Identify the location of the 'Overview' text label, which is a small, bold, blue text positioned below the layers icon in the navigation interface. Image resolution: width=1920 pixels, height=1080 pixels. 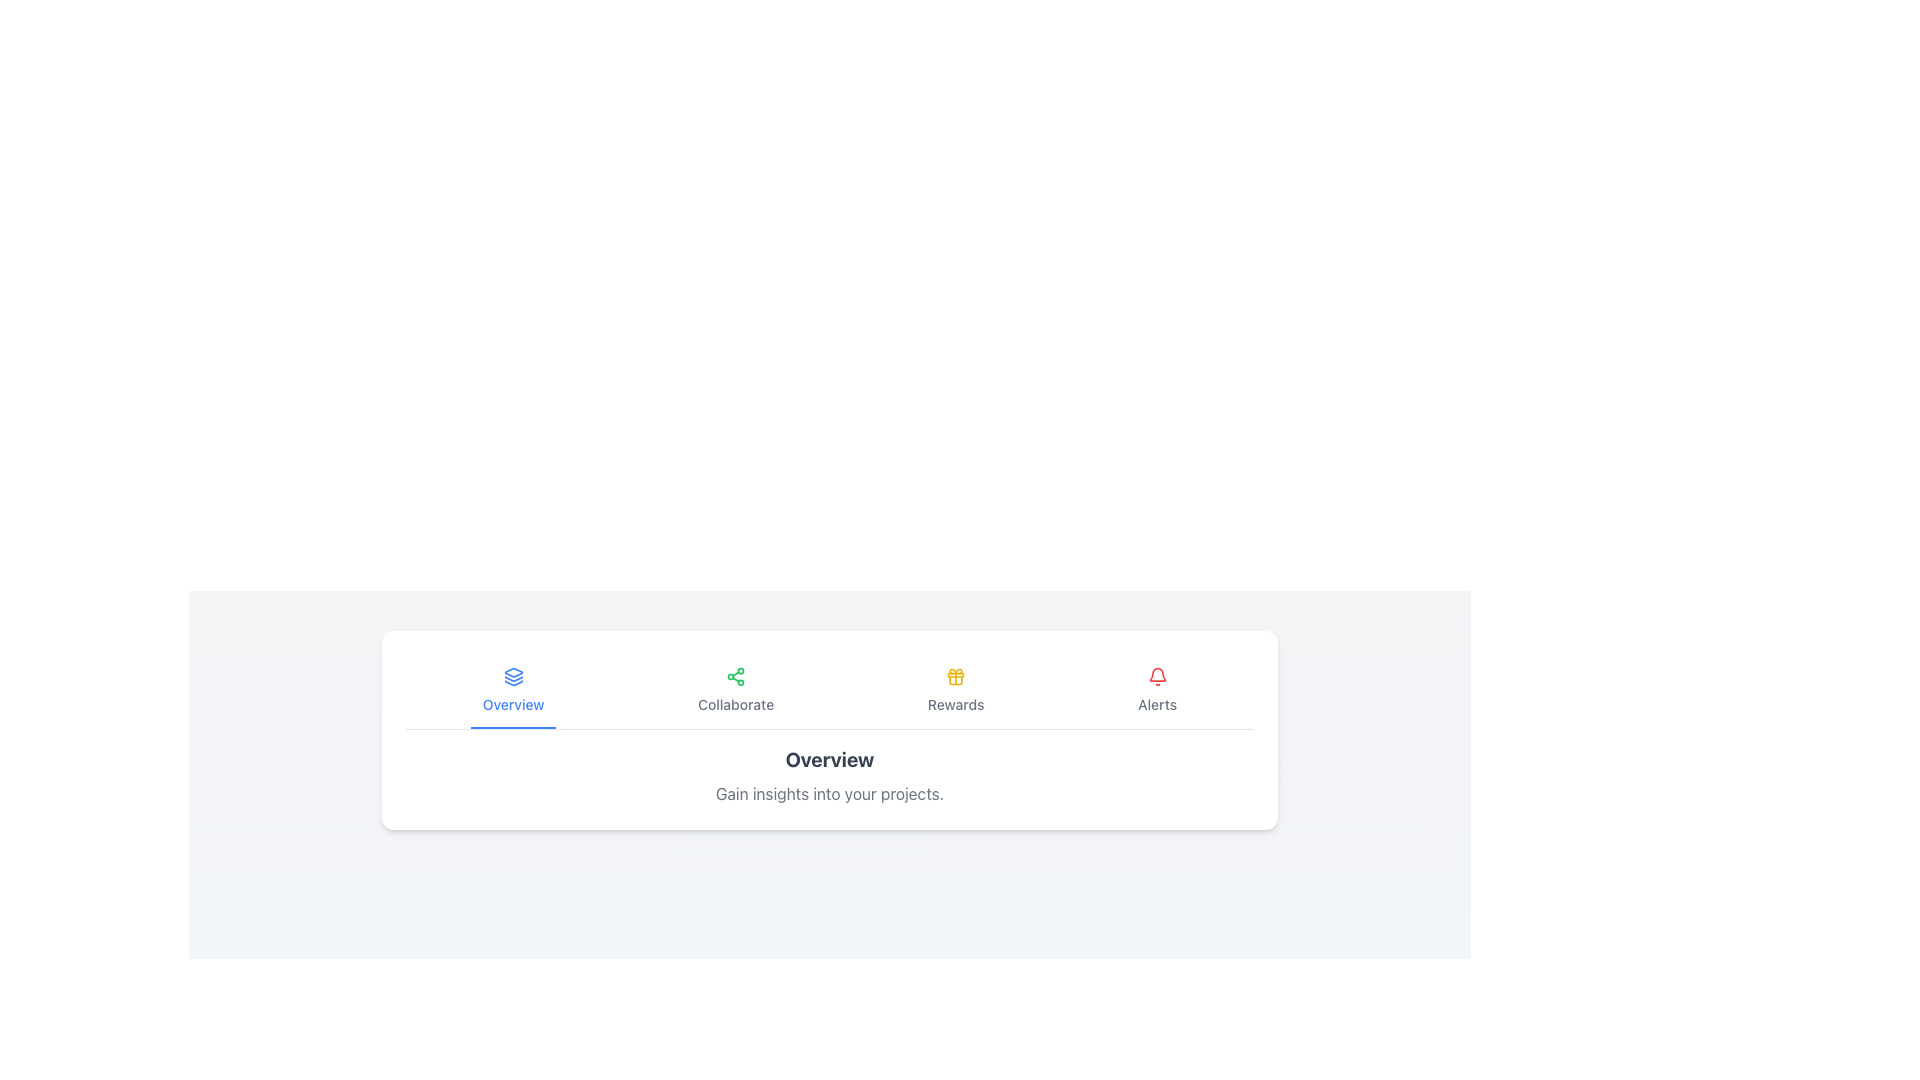
(513, 704).